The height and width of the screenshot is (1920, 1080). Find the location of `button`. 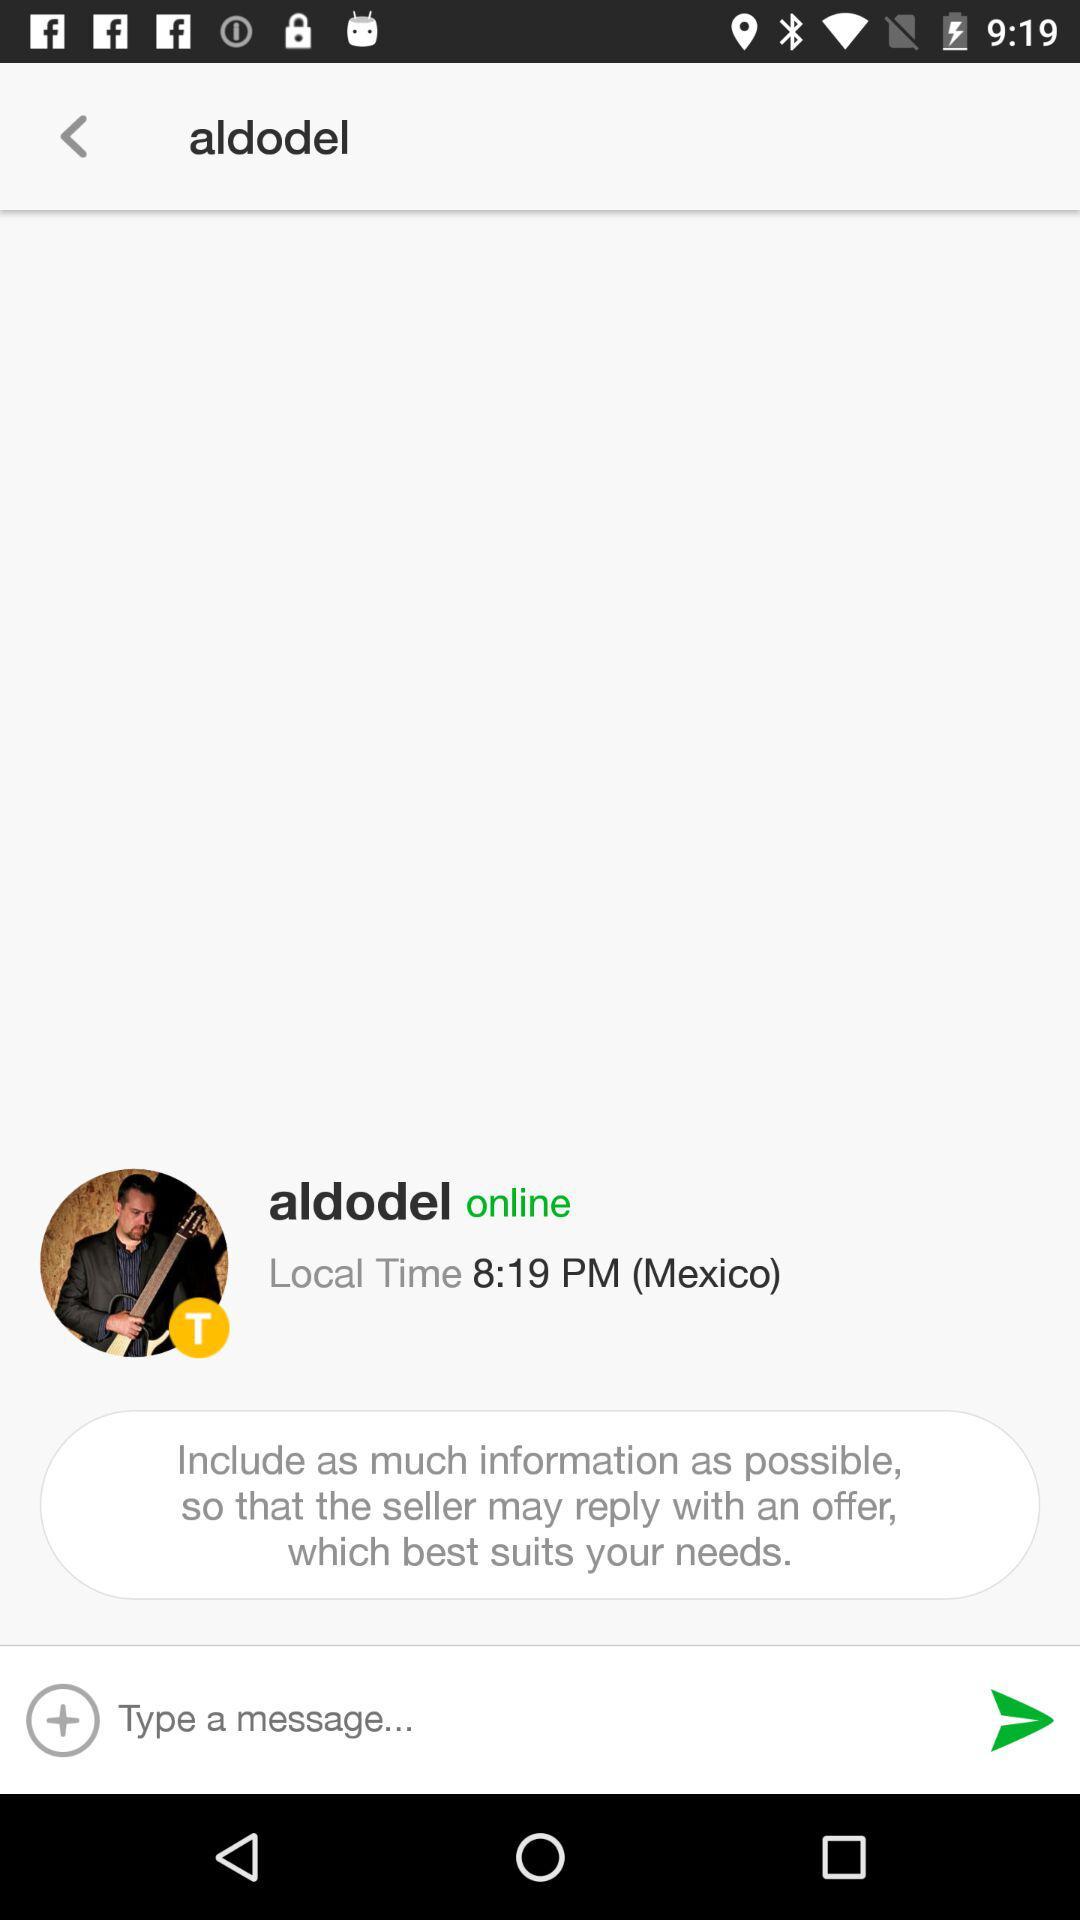

button is located at coordinates (61, 1719).